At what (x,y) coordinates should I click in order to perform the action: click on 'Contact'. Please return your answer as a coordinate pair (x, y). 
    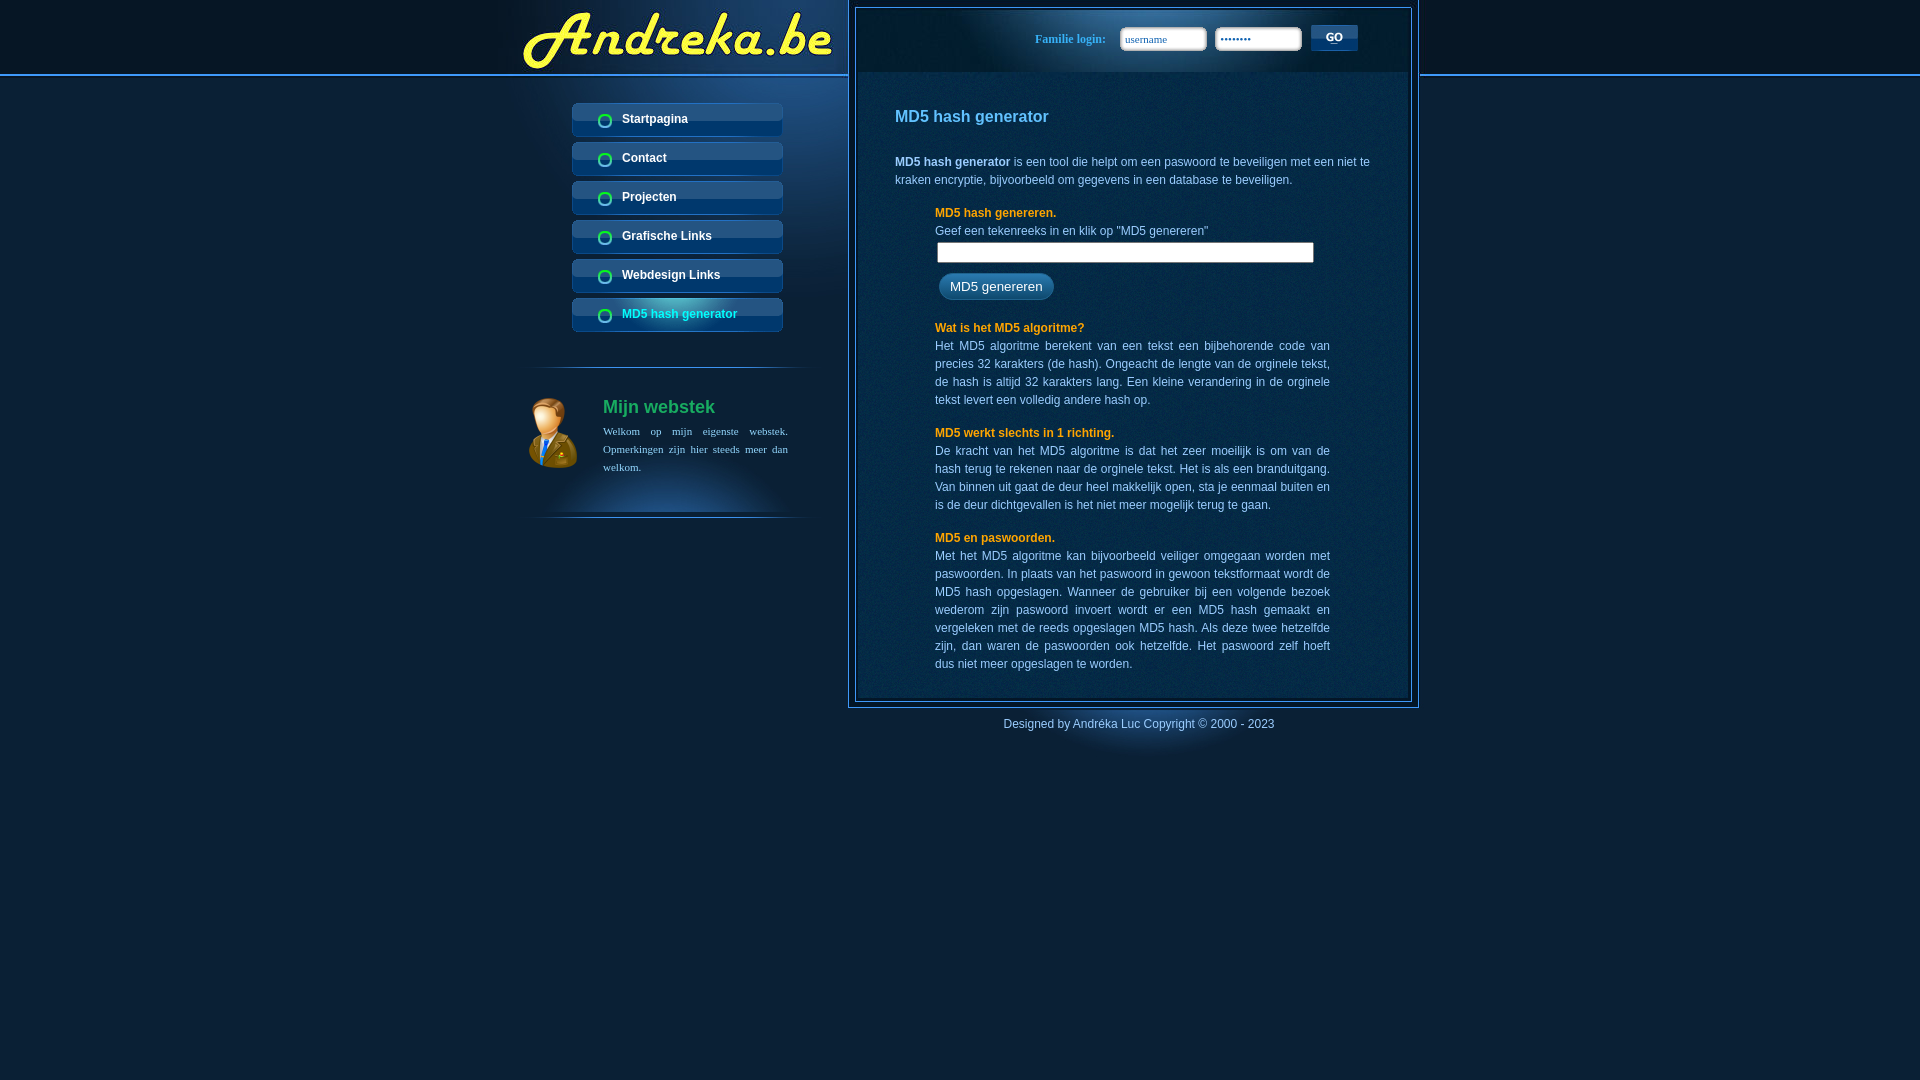
    Looking at the image, I should click on (677, 157).